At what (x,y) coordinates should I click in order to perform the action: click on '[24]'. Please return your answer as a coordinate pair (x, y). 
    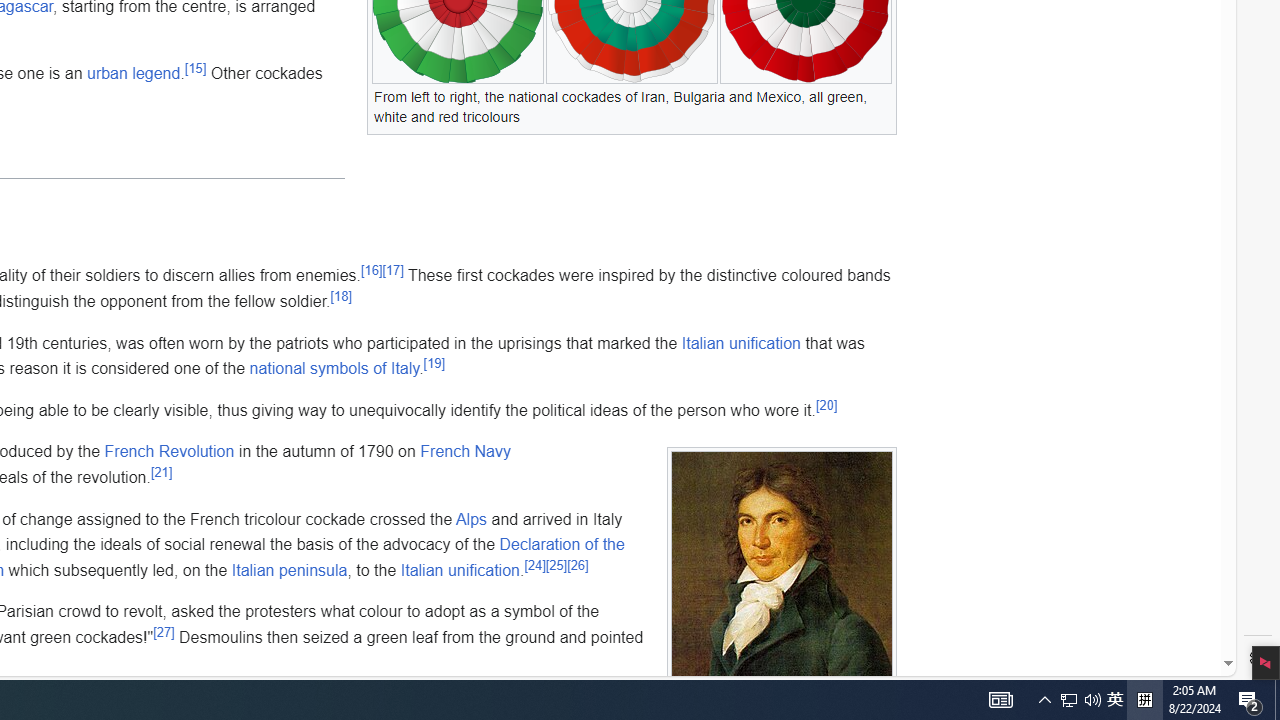
    Looking at the image, I should click on (535, 565).